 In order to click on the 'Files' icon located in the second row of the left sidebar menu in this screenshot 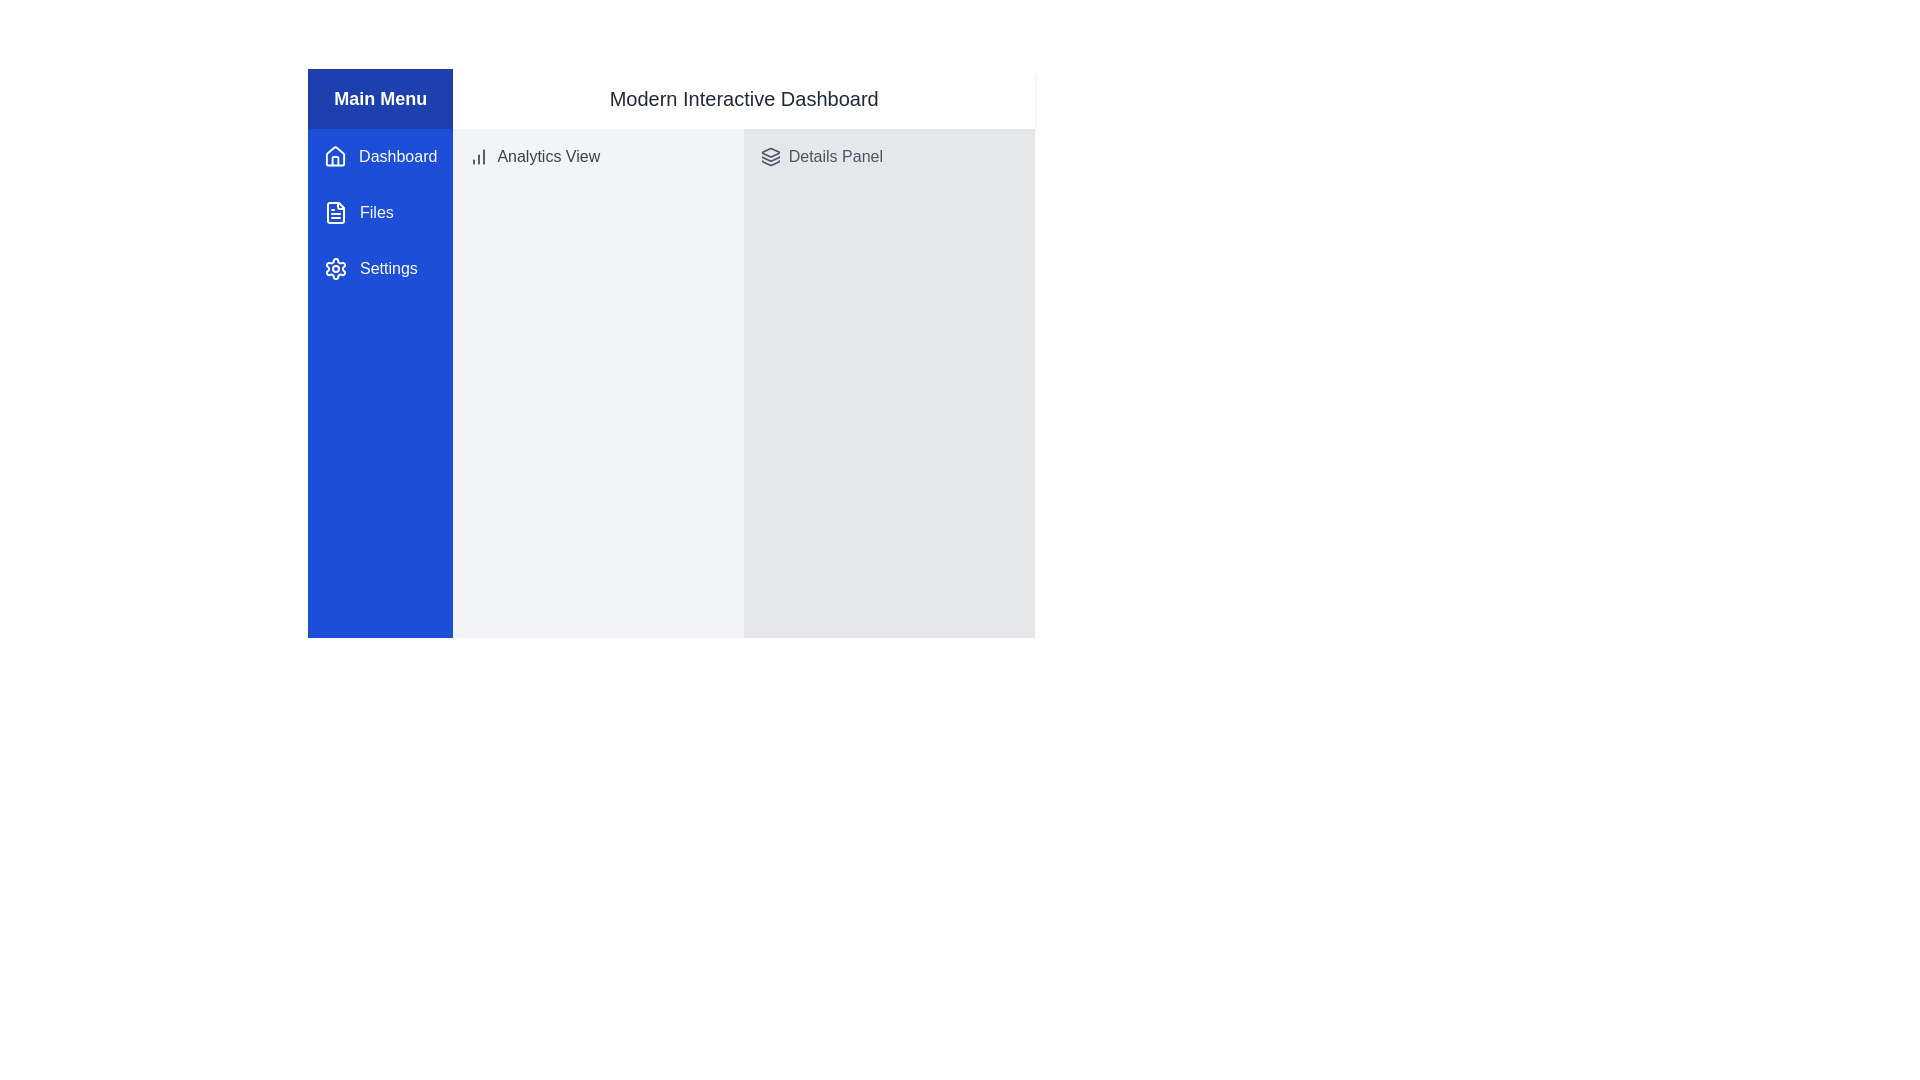, I will do `click(336, 212)`.